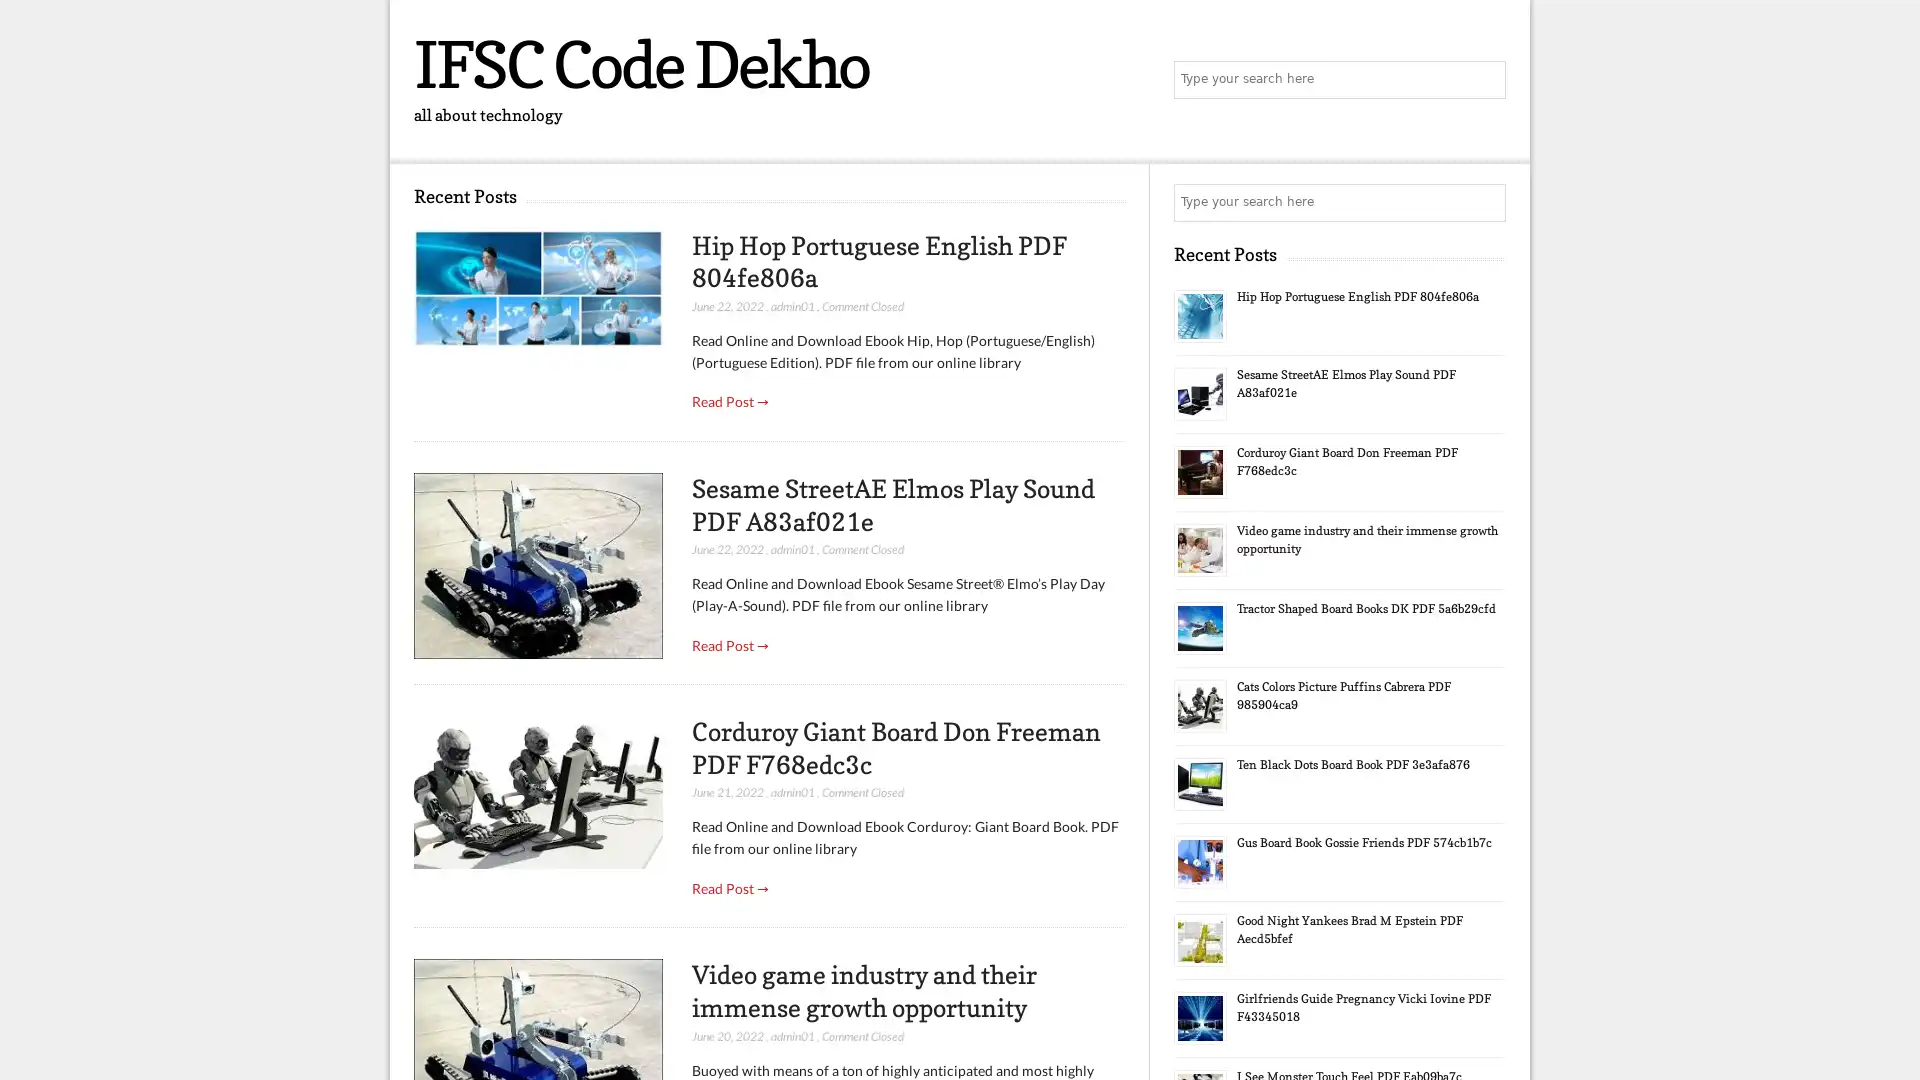  I want to click on Search, so click(1485, 204).